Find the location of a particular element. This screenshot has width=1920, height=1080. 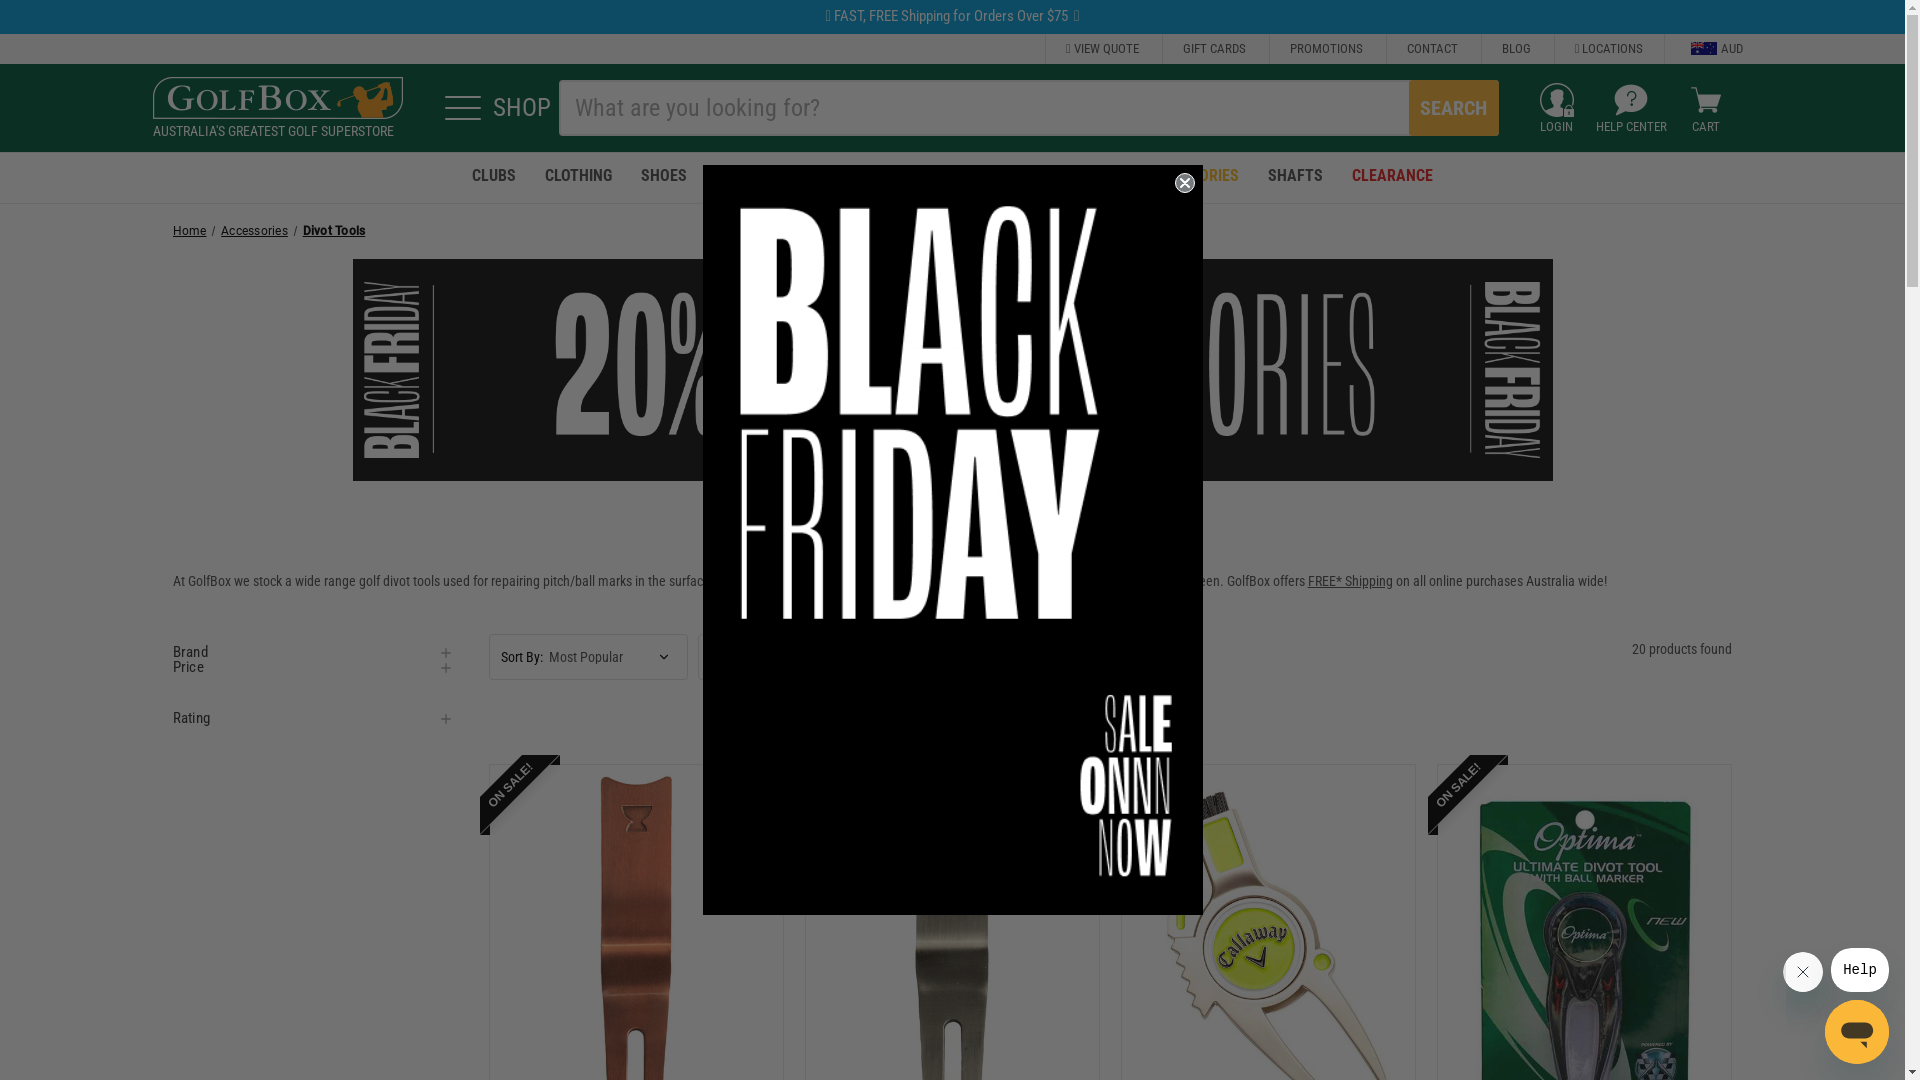

'SHOP' is located at coordinates (490, 108).